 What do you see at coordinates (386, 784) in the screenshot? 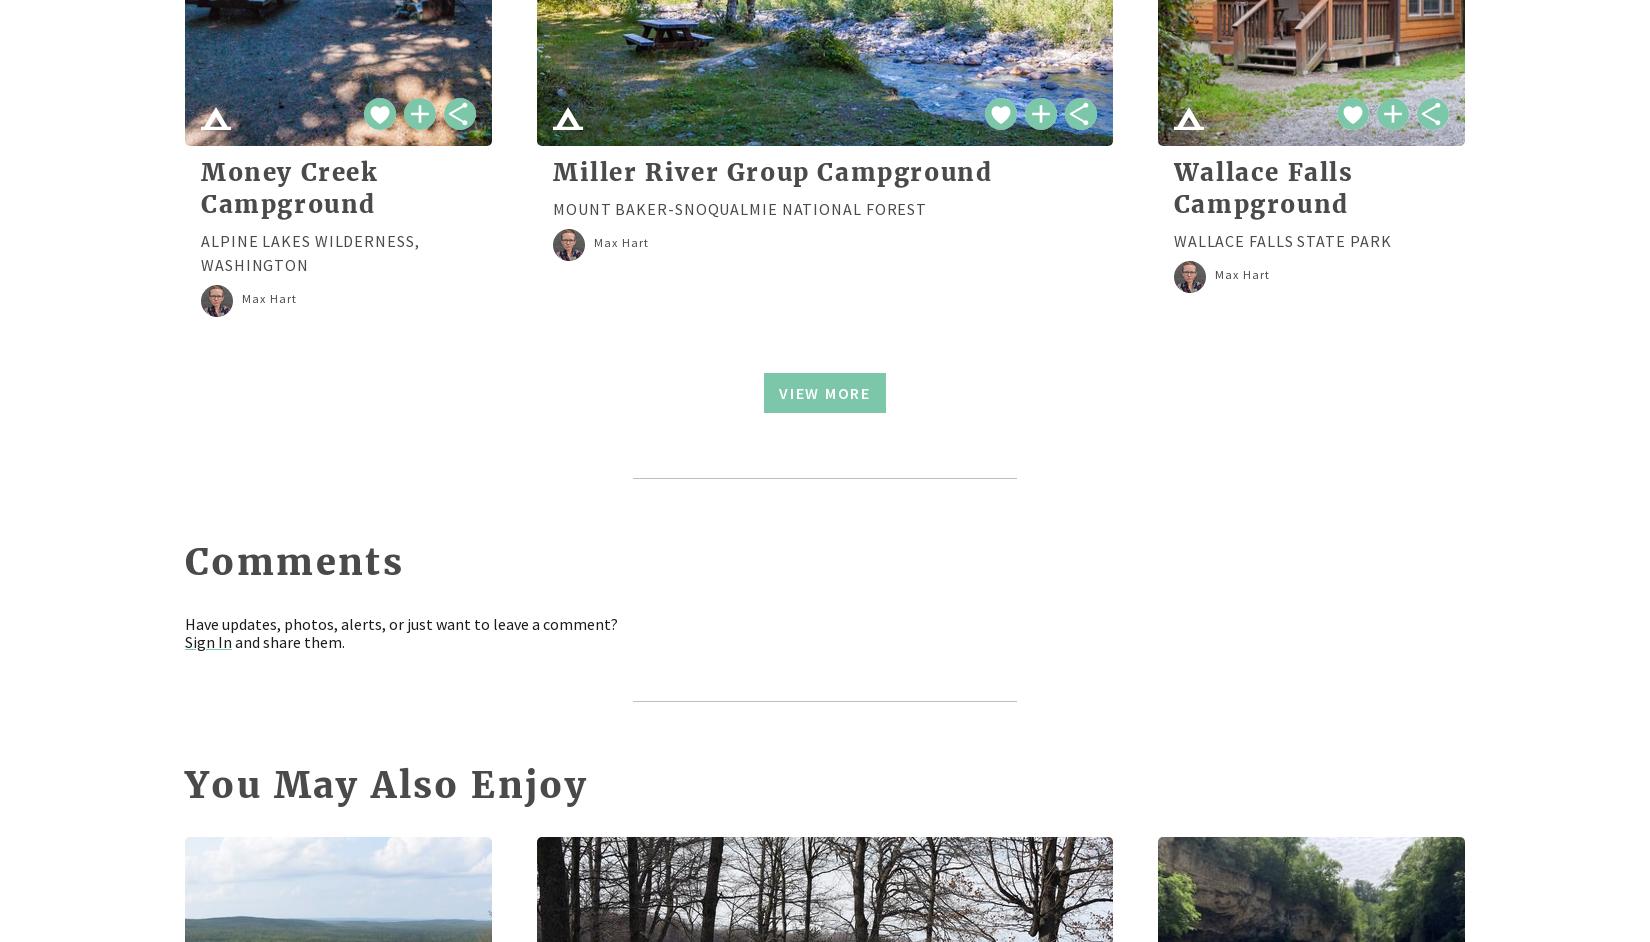
I see `'You May Also Enjoy'` at bounding box center [386, 784].